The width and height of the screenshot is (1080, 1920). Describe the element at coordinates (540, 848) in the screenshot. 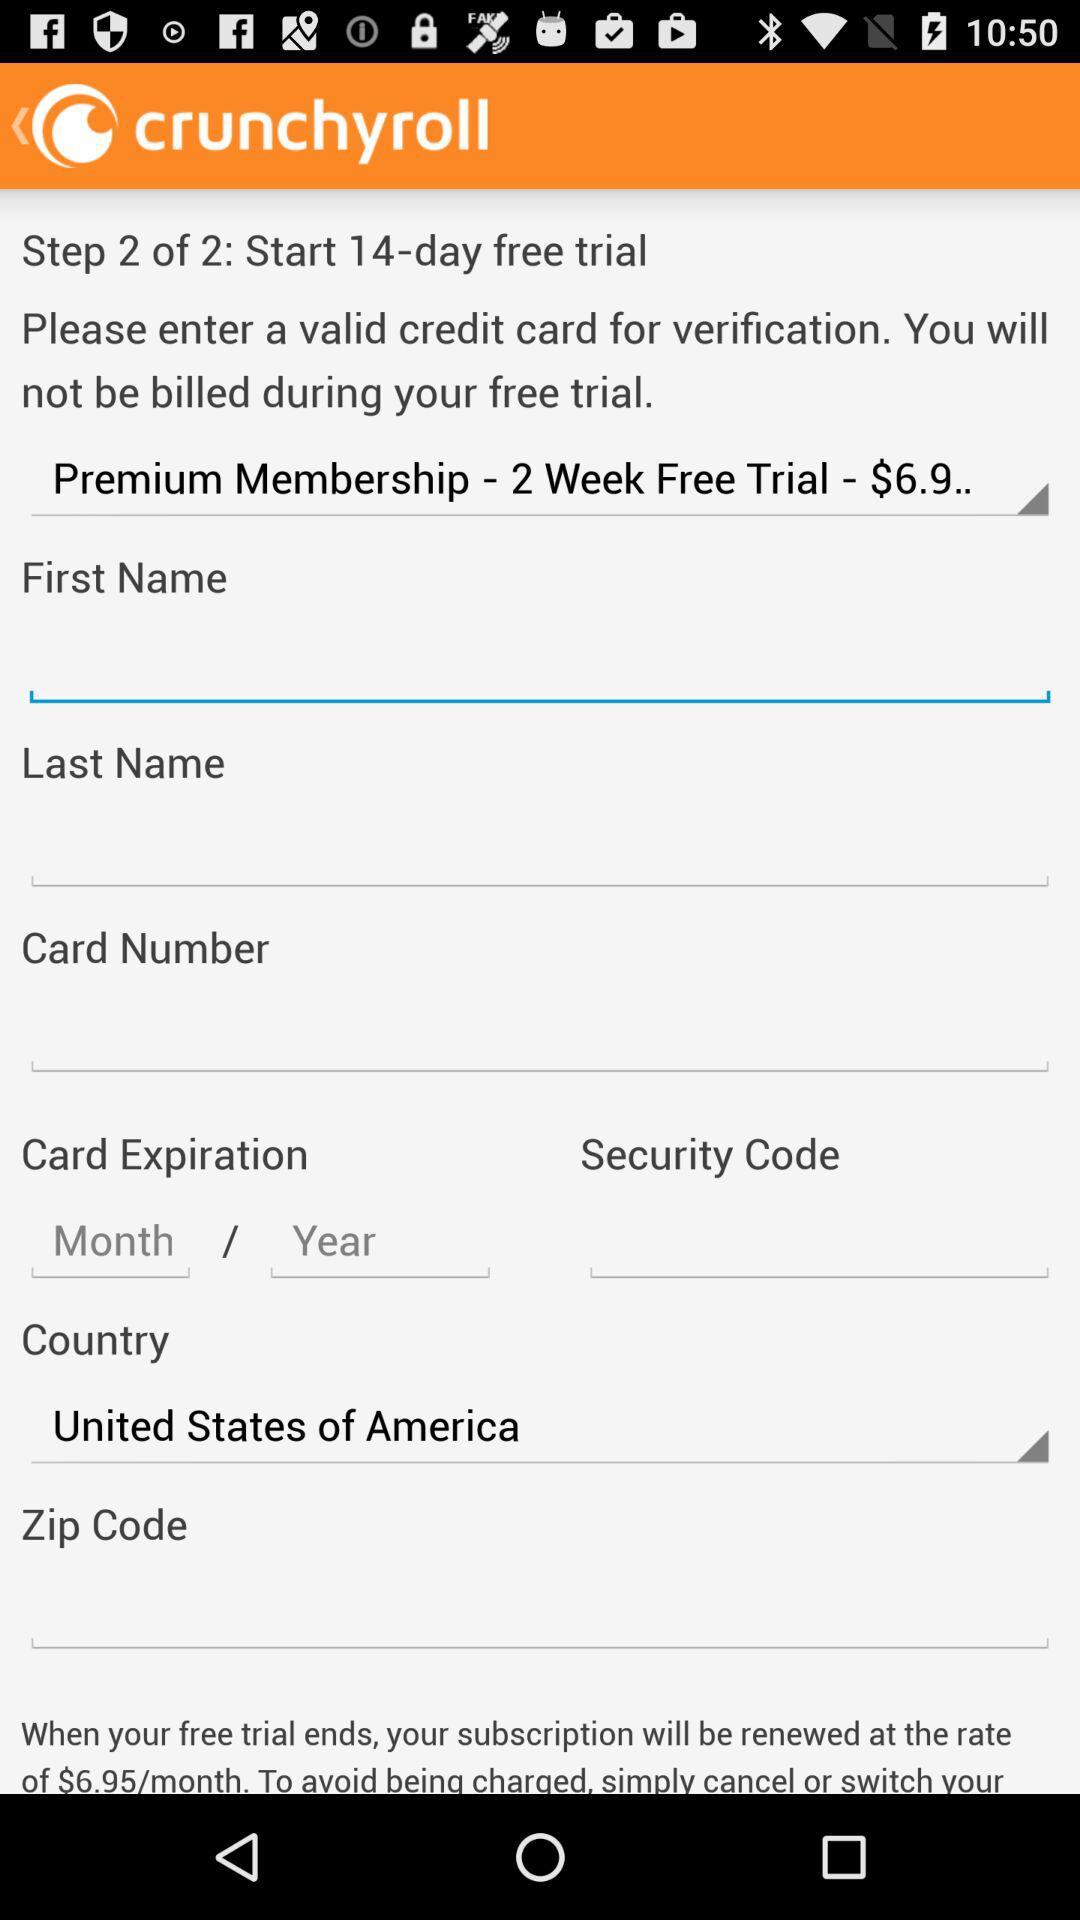

I see `your last name` at that location.